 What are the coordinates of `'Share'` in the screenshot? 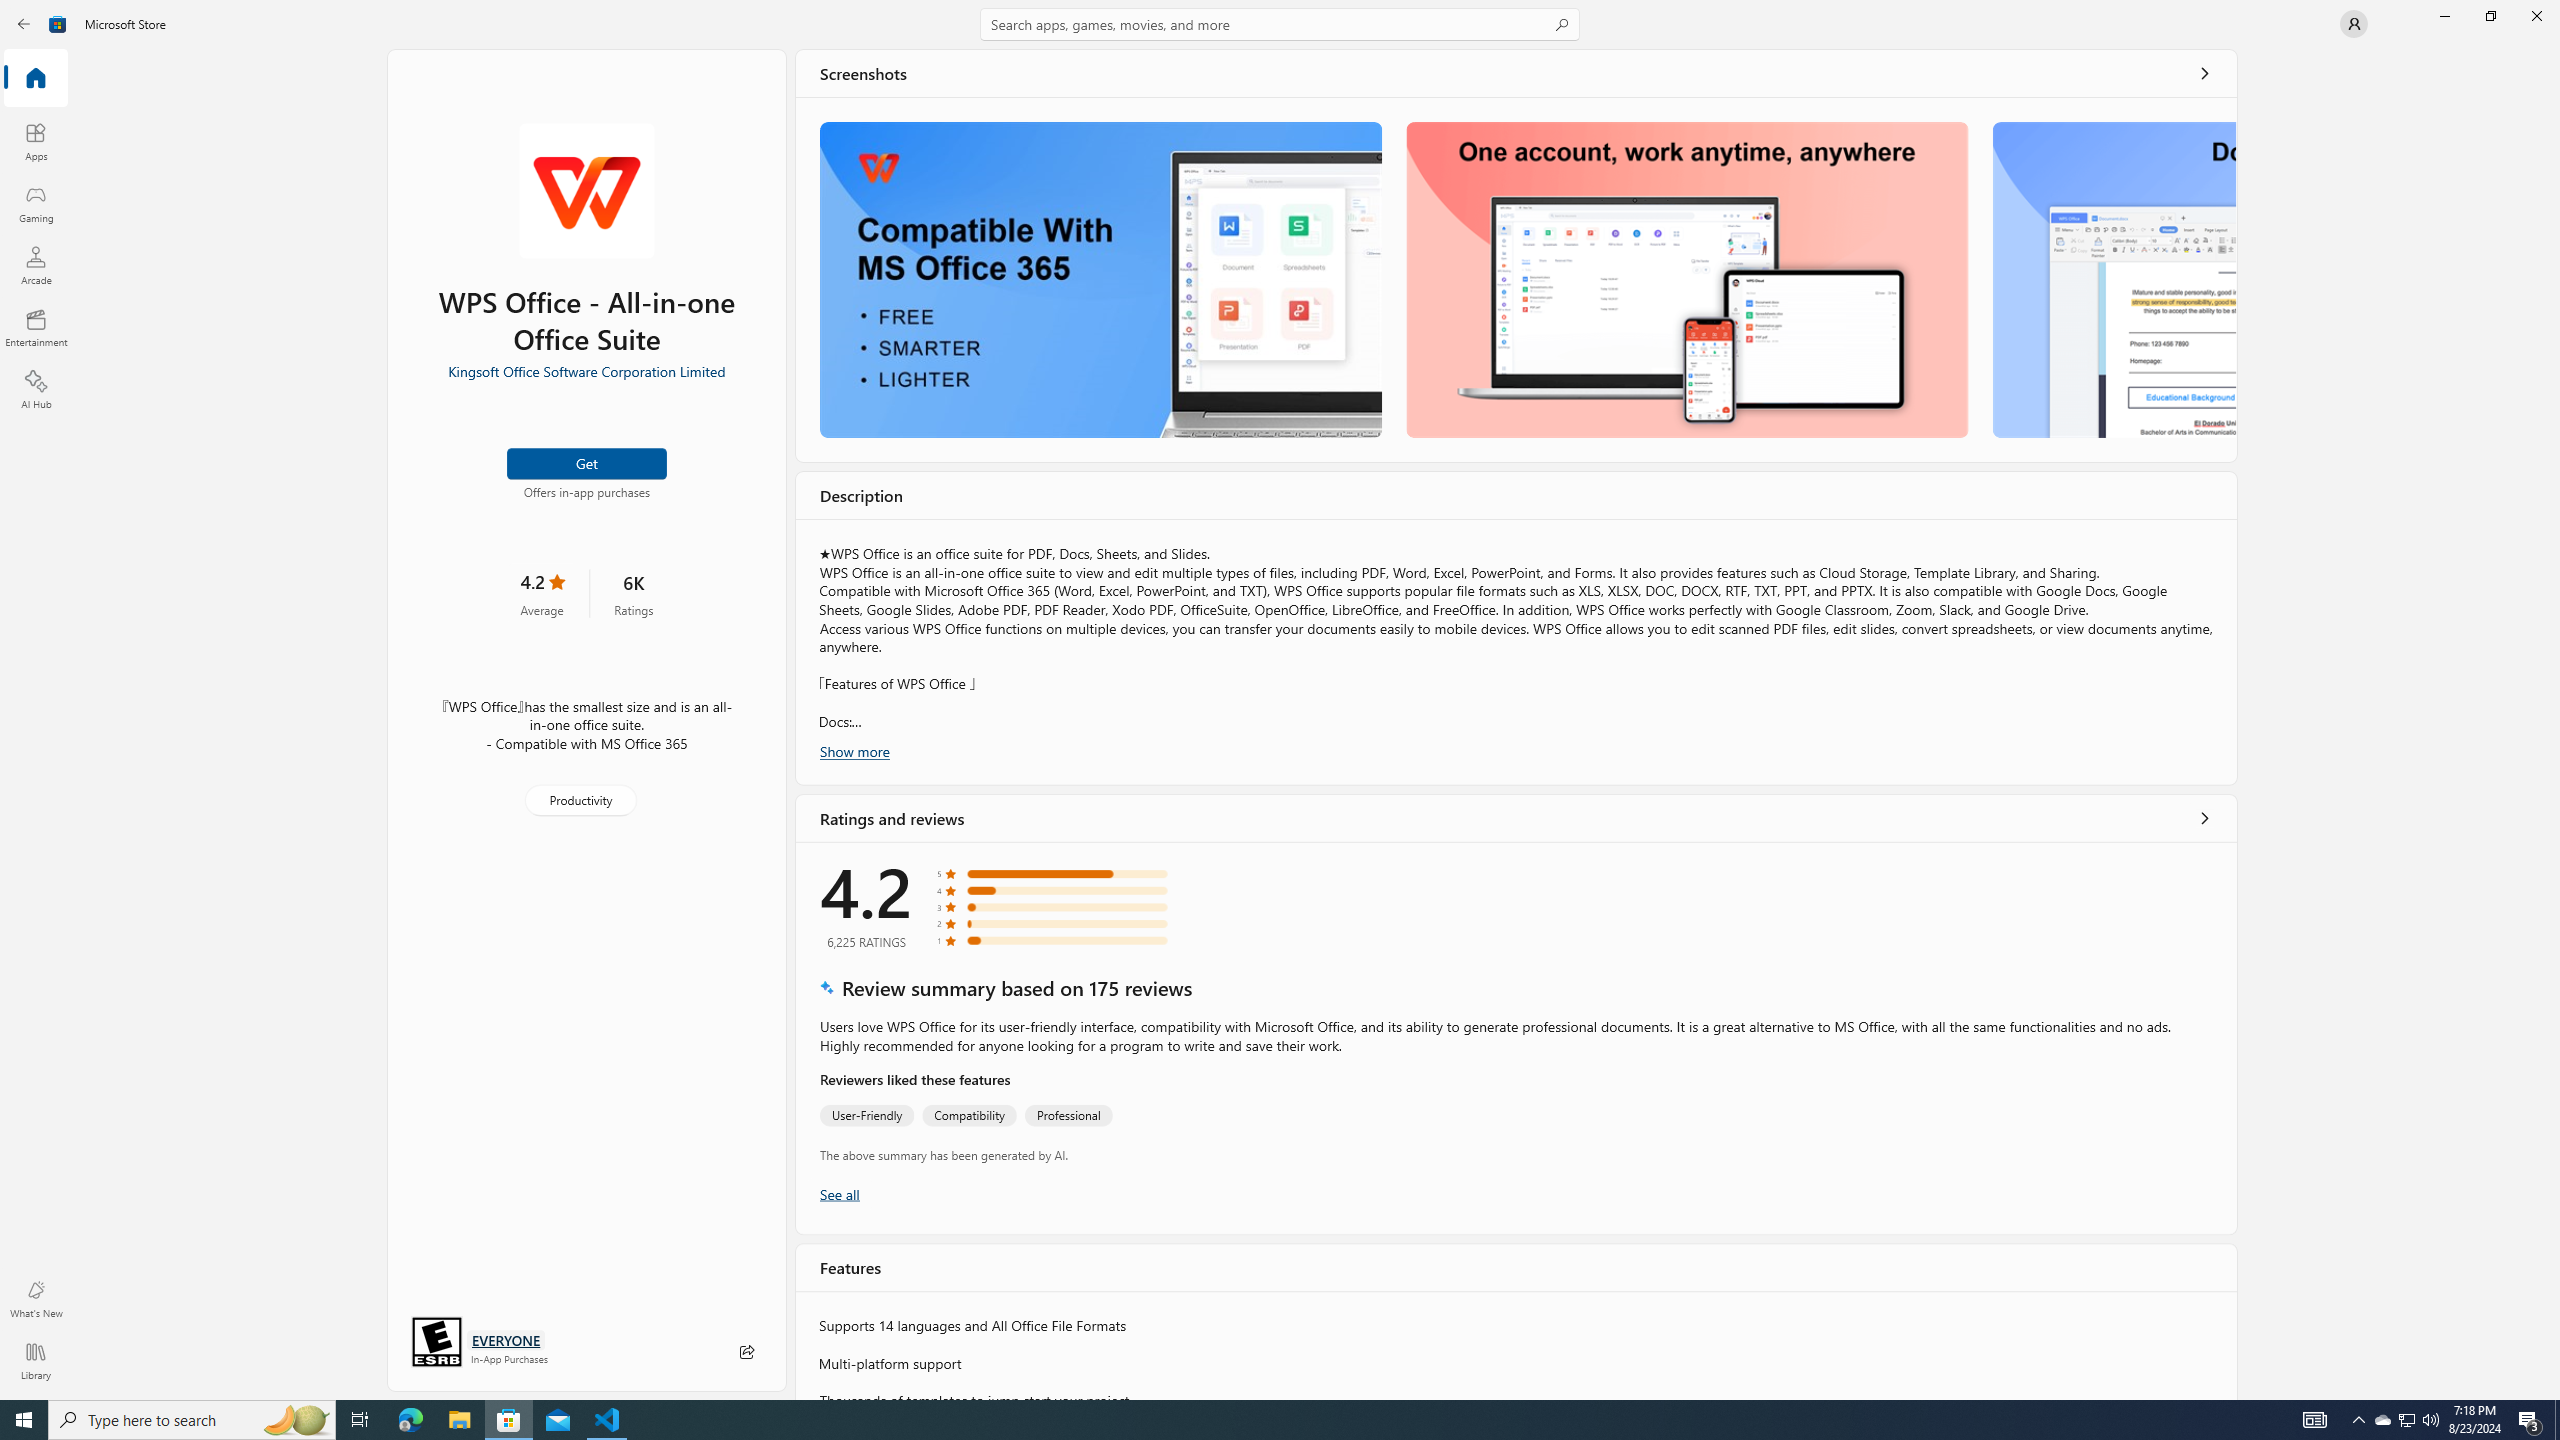 It's located at (746, 1351).